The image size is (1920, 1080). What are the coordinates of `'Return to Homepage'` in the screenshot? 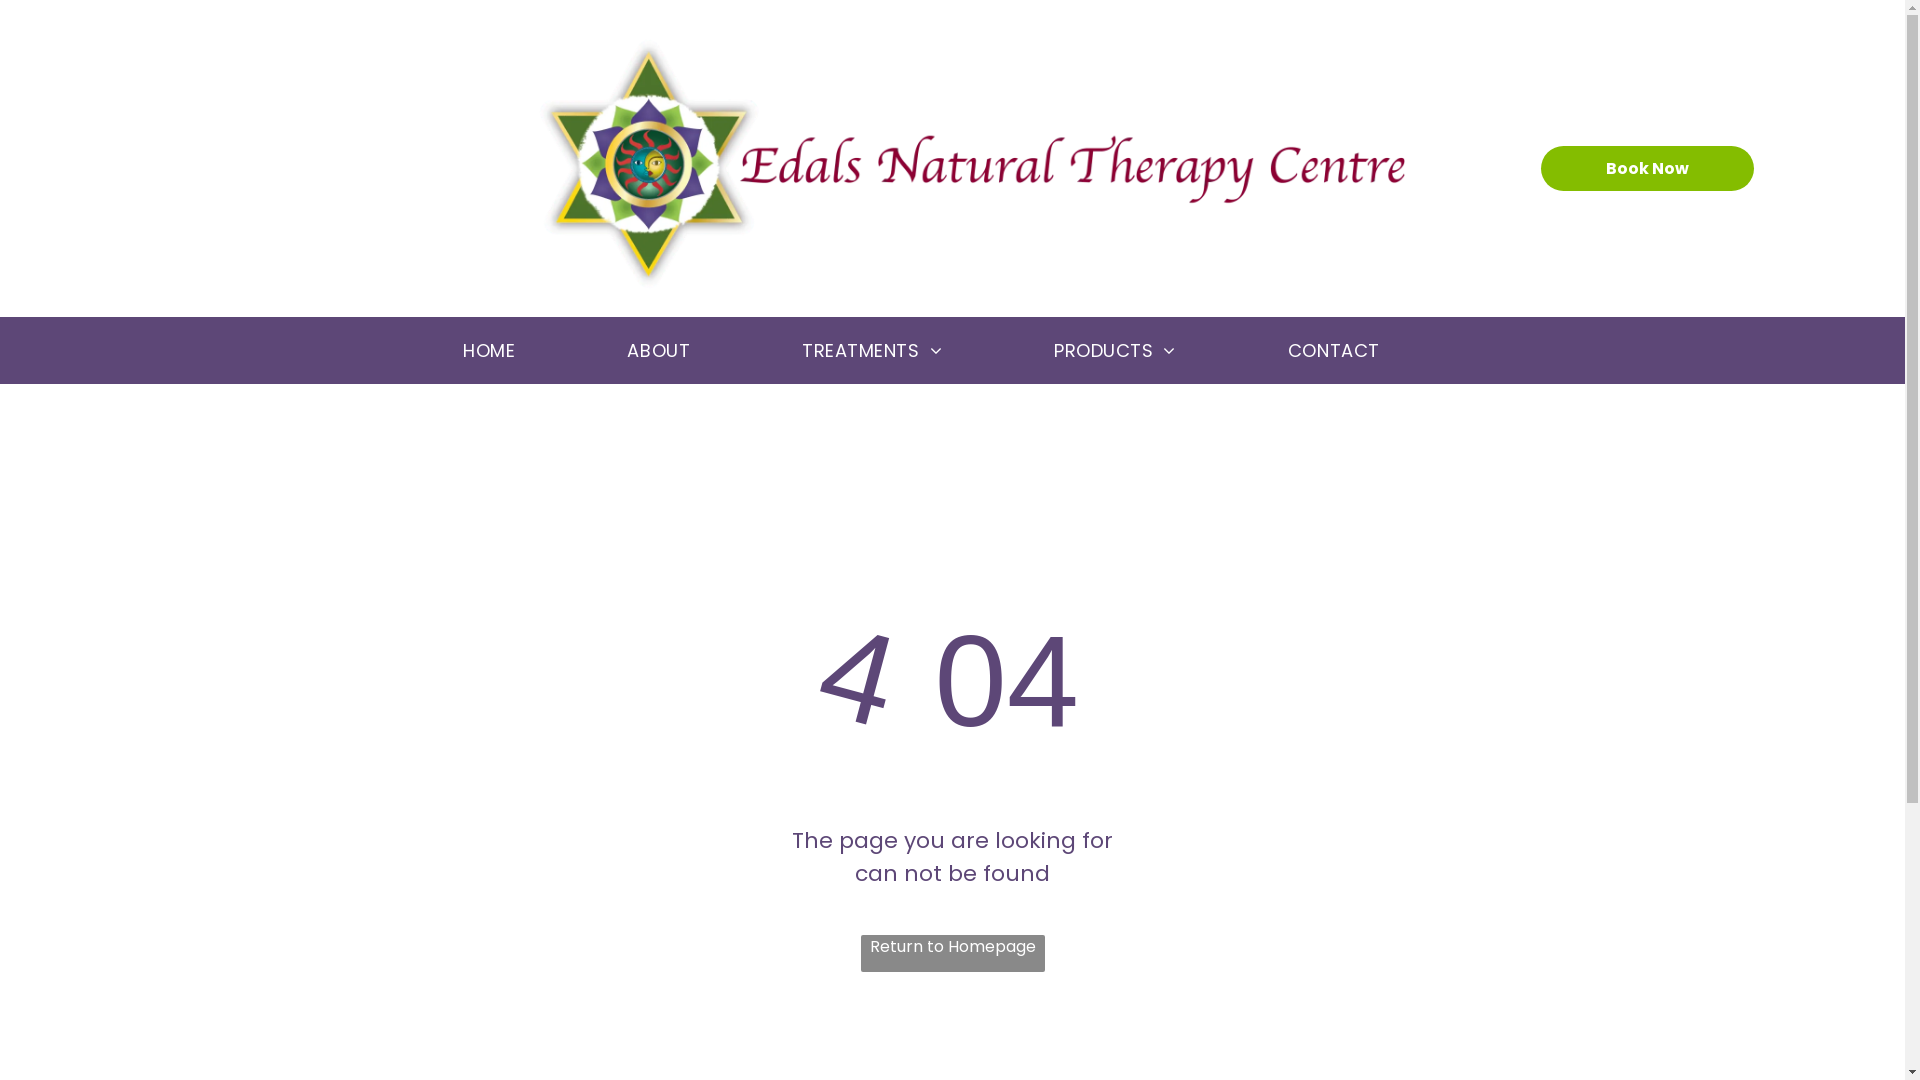 It's located at (950, 952).